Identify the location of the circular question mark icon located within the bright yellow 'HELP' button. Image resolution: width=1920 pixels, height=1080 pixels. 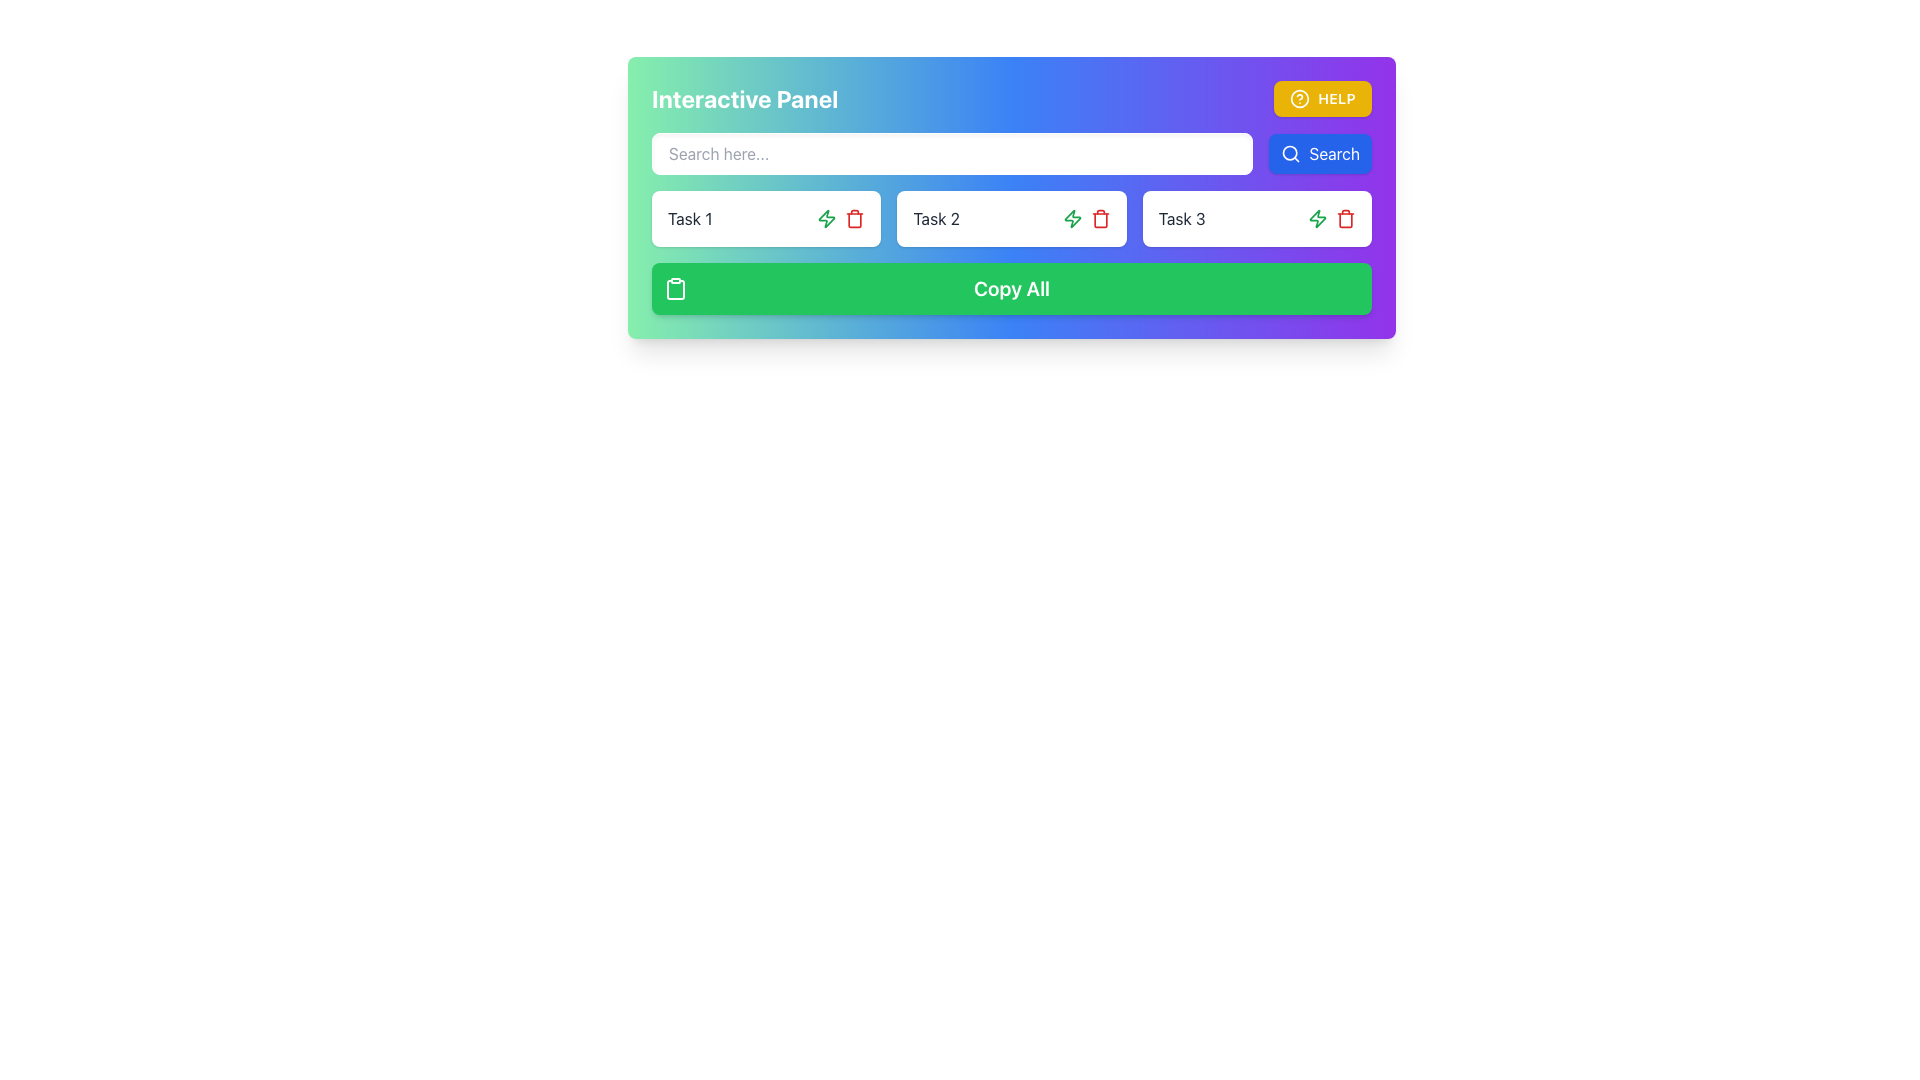
(1300, 99).